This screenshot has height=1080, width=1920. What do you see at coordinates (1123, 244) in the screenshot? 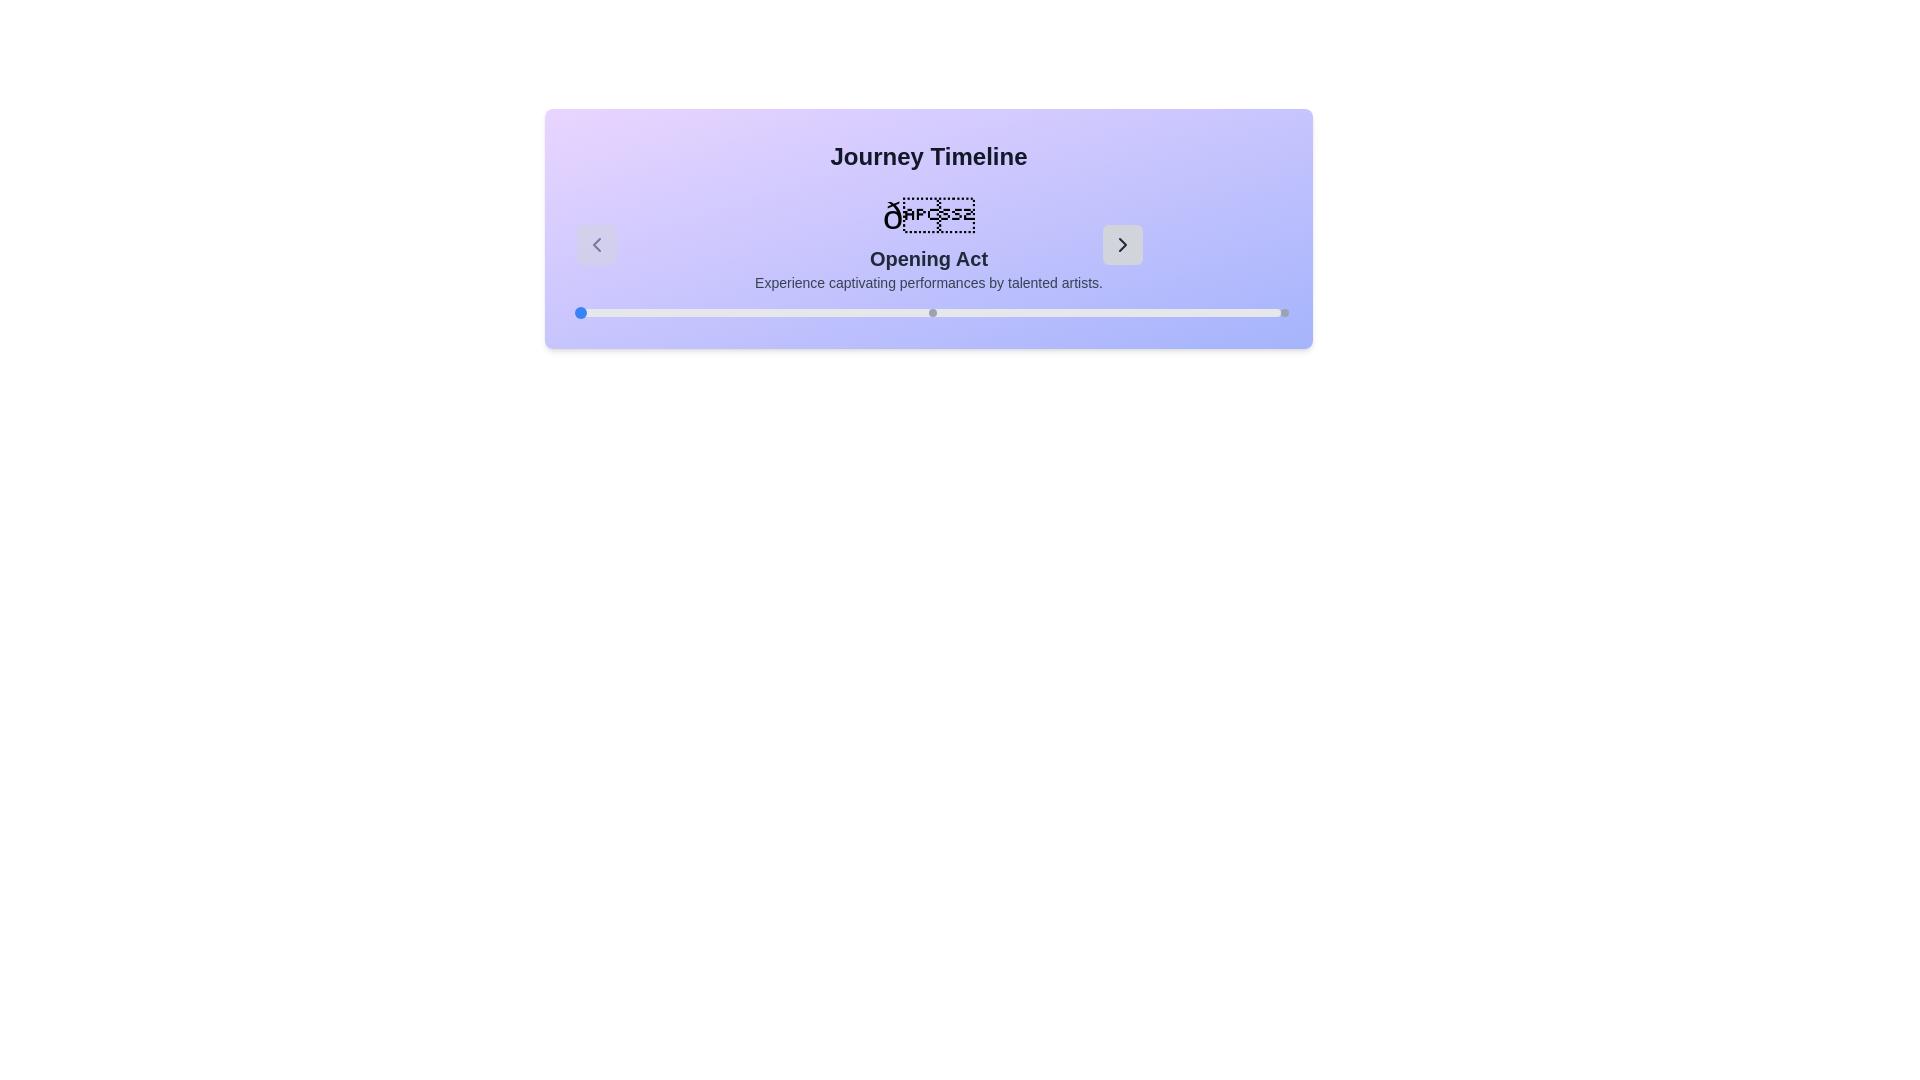
I see `the button located at the right end of the 'Journey Timeline' interface` at bounding box center [1123, 244].